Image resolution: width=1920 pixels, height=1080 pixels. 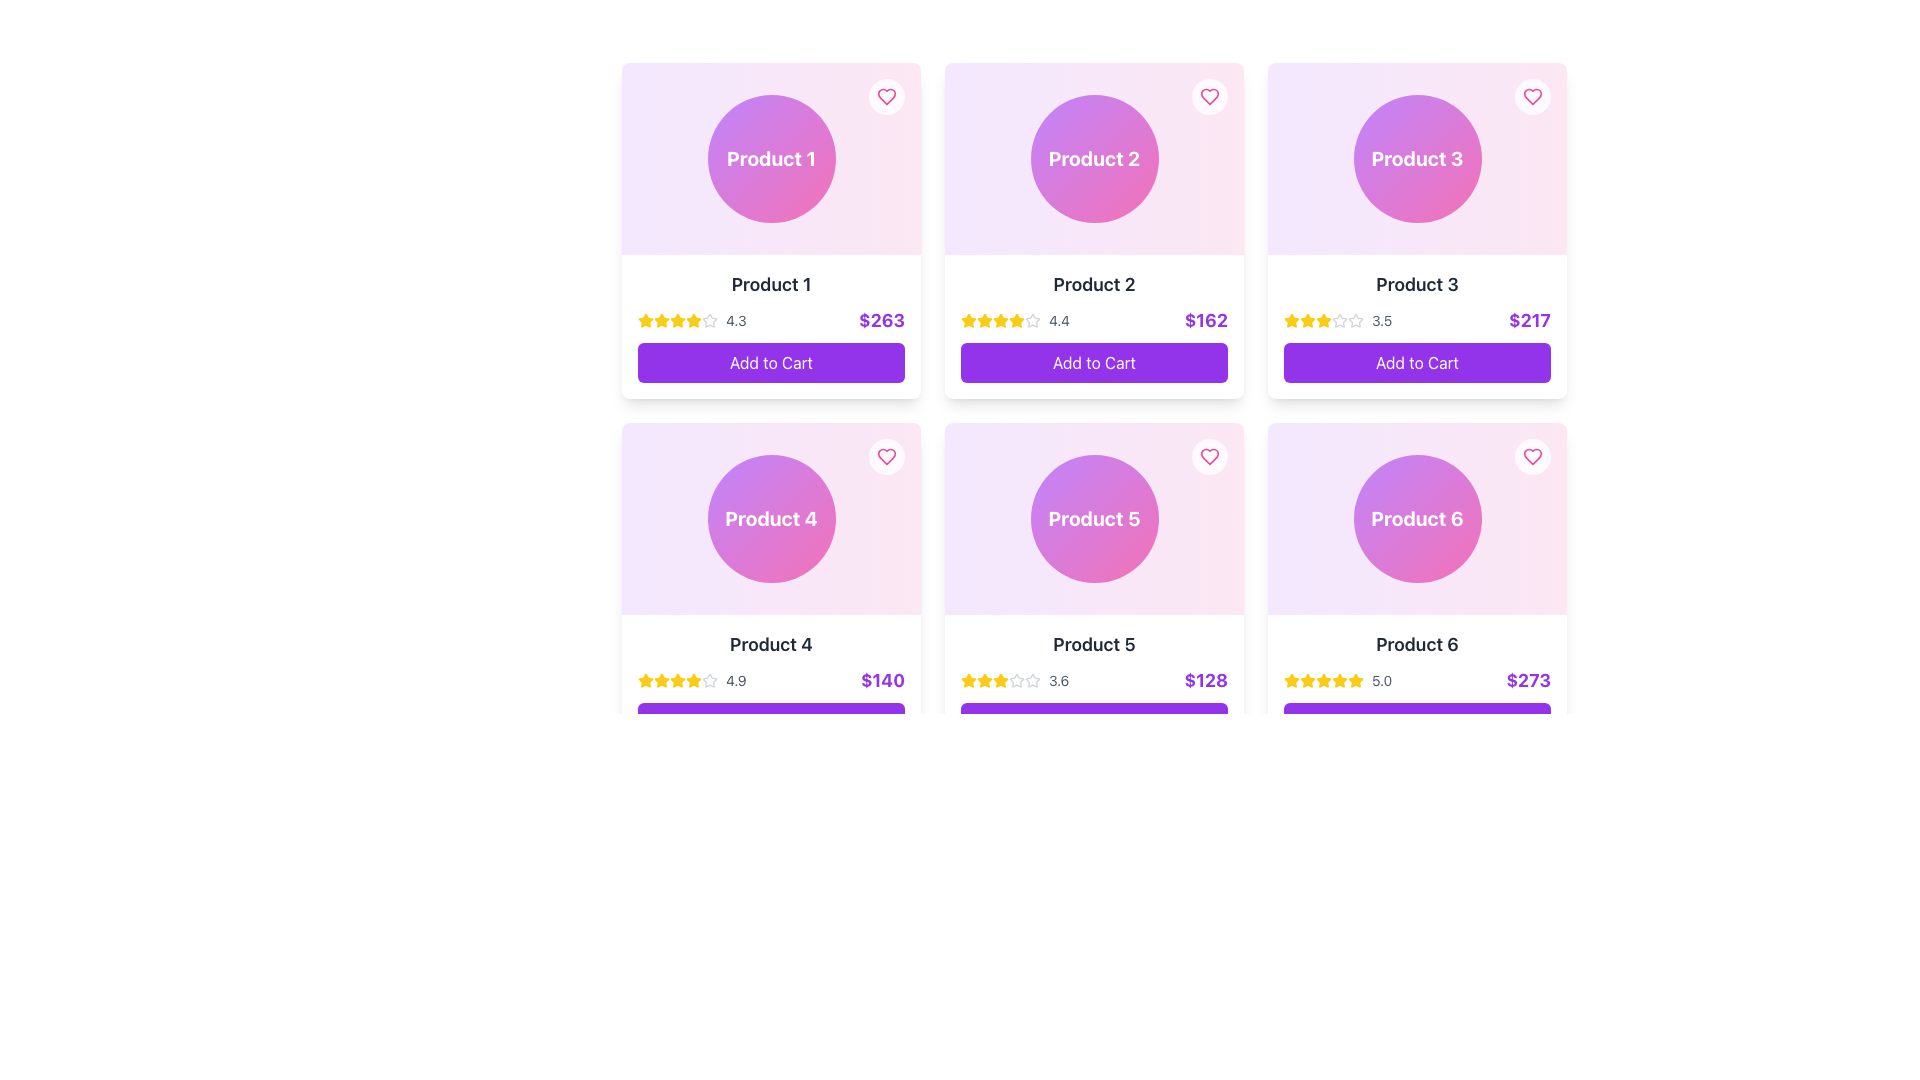 What do you see at coordinates (1381, 680) in the screenshot?
I see `the text label displaying the rating value '5.0' for 'Product 6', which is in a small, gray font and located immediately to the right of five yellow star icons` at bounding box center [1381, 680].